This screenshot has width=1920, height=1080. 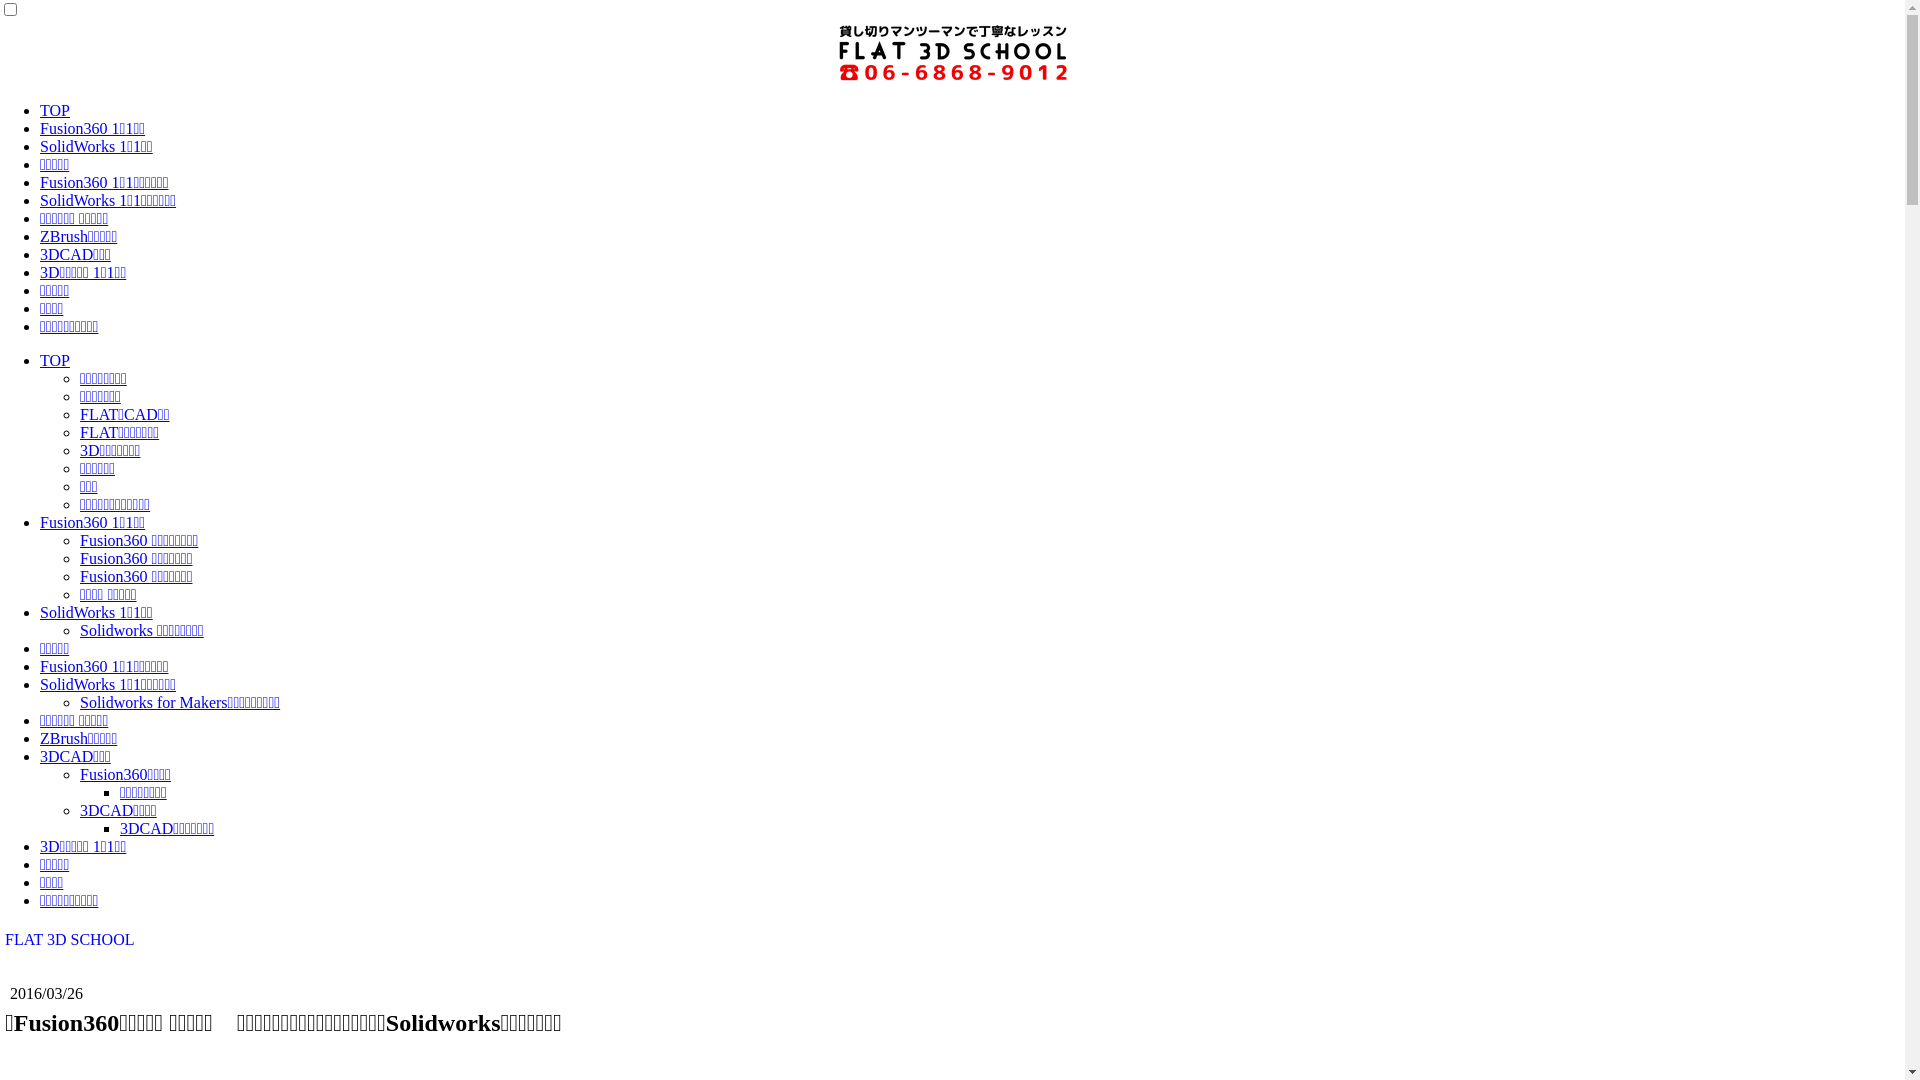 What do you see at coordinates (54, 360) in the screenshot?
I see `'TOP'` at bounding box center [54, 360].